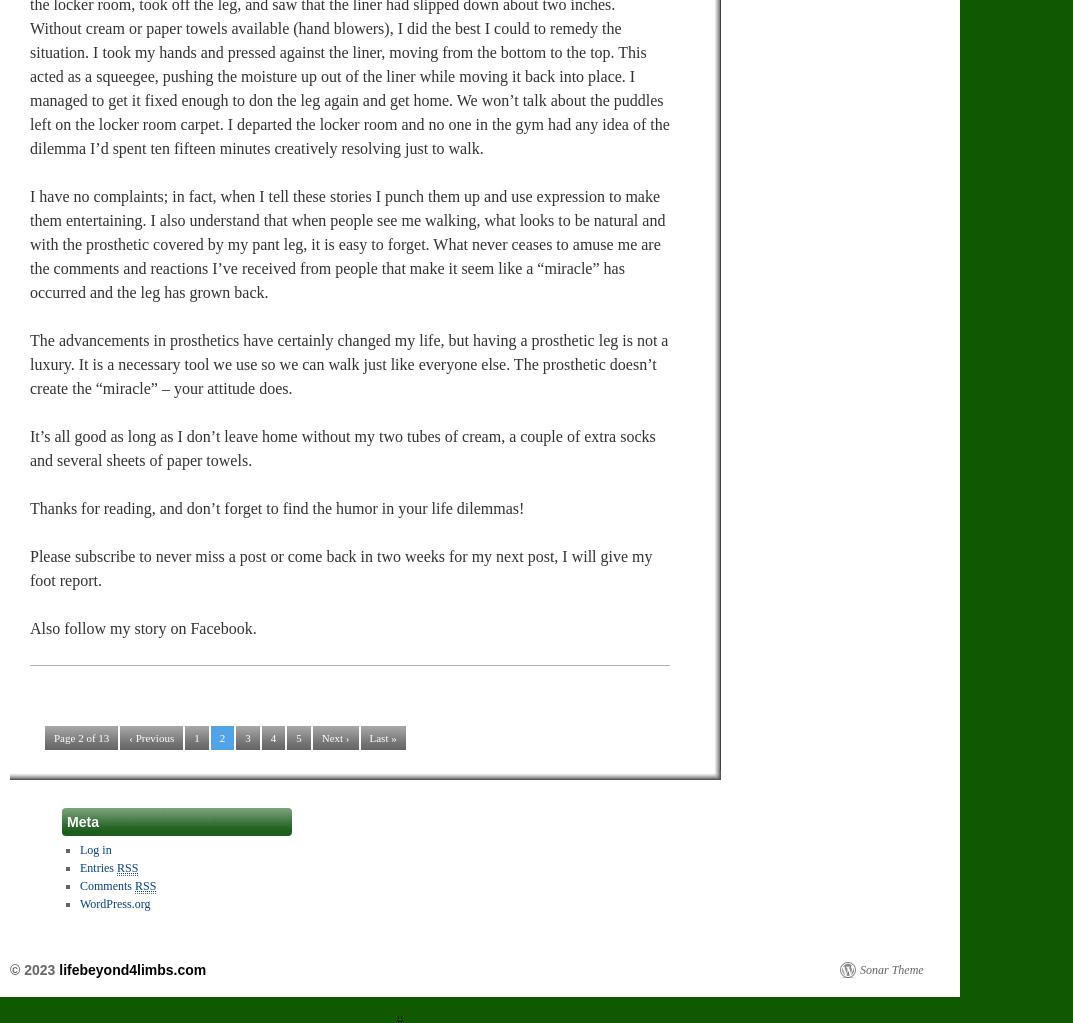  What do you see at coordinates (295, 736) in the screenshot?
I see `'5'` at bounding box center [295, 736].